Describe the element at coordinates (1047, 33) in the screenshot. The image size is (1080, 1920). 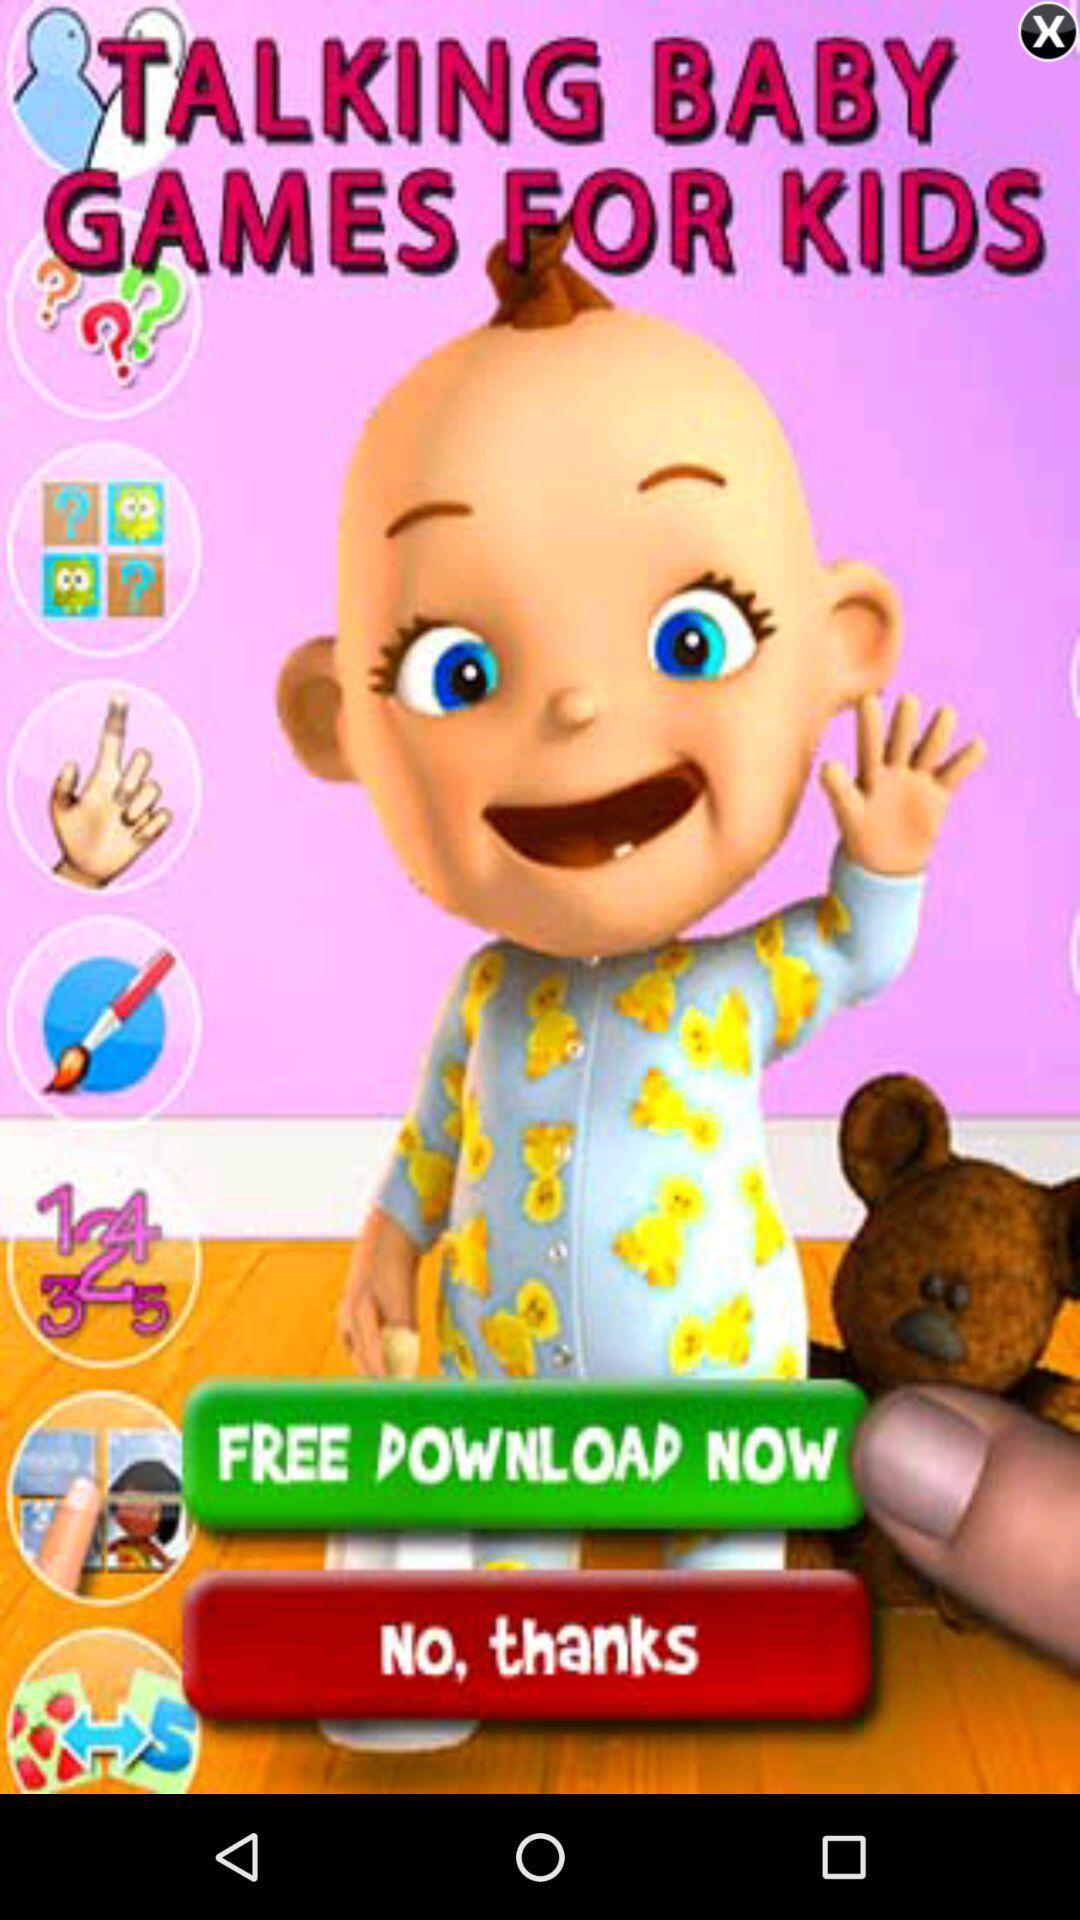
I see `the close icon` at that location.